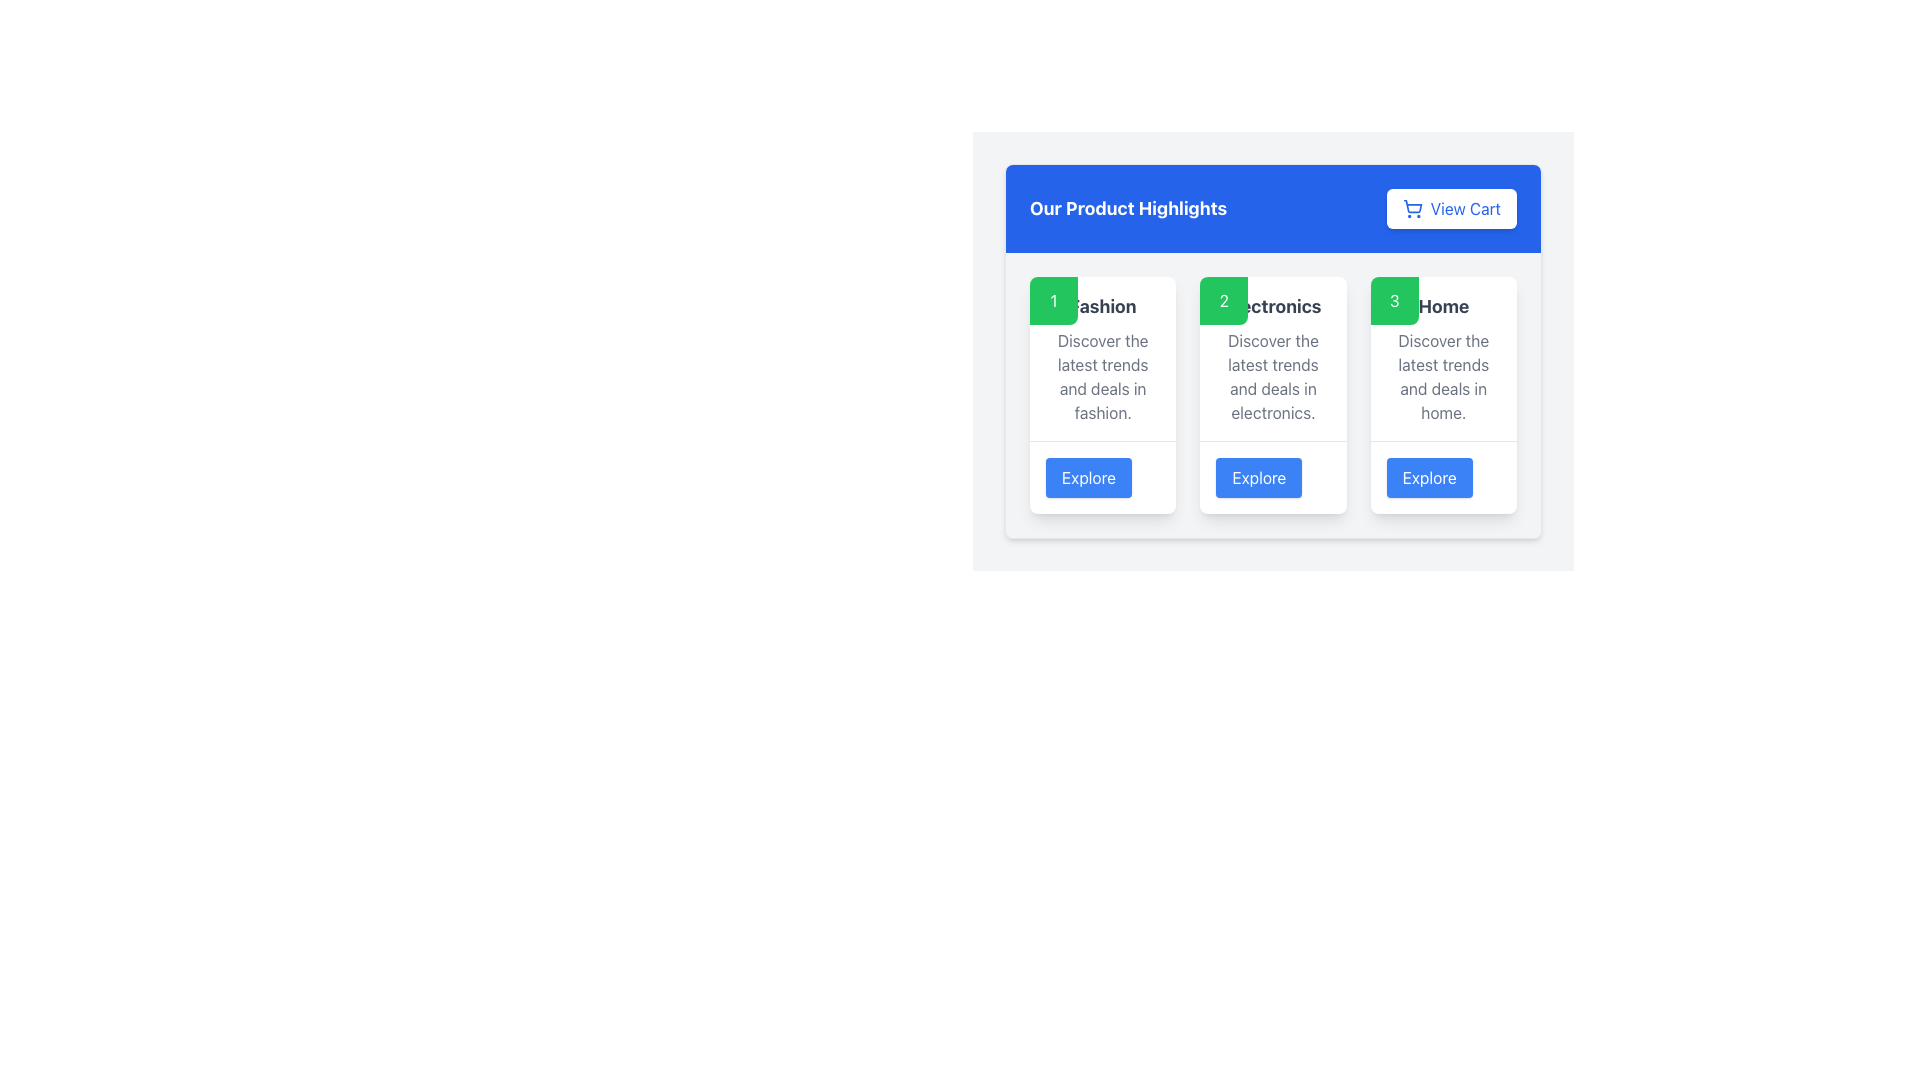 The width and height of the screenshot is (1920, 1080). What do you see at coordinates (1443, 357) in the screenshot?
I see `static informational text content titled 'Home' with the description 'Discover the latest trends and deals in home.'` at bounding box center [1443, 357].